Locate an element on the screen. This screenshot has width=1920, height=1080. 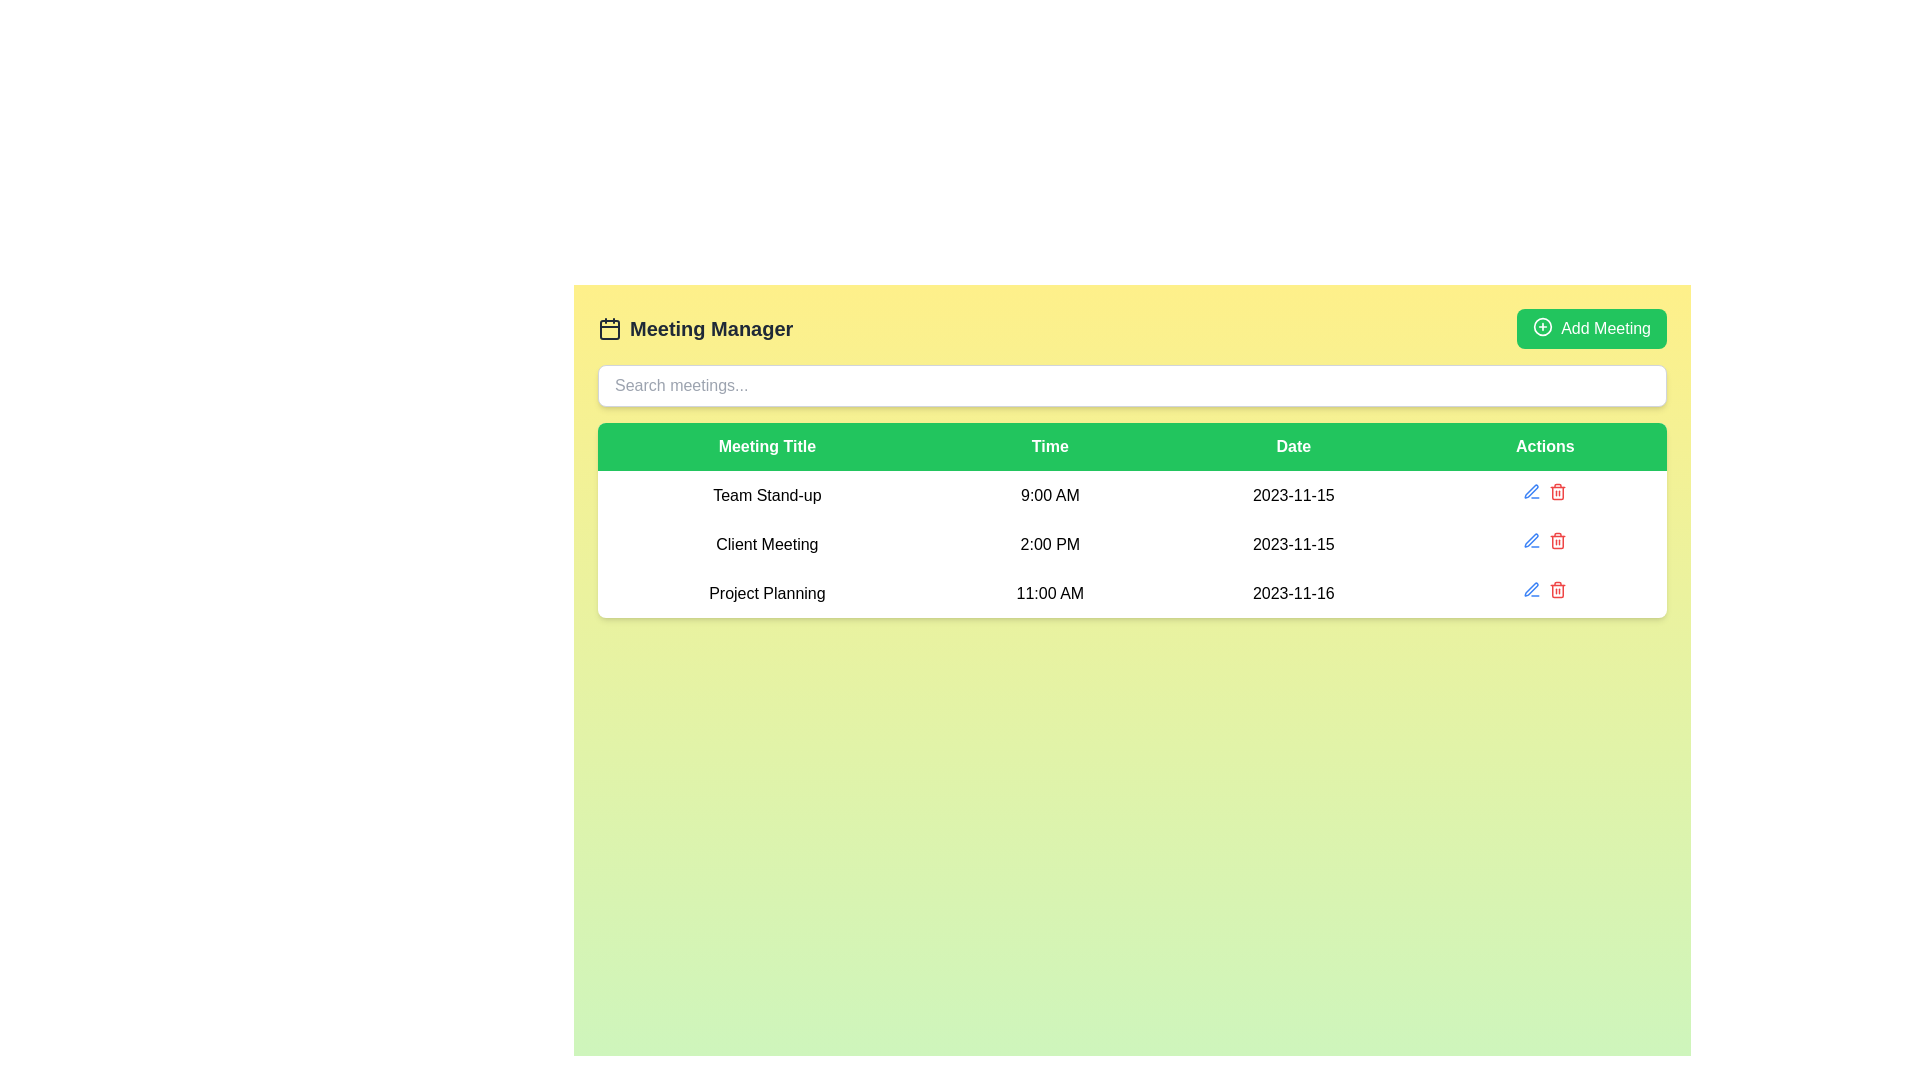
the static Text label indicating the meeting title located in the third row of the list under the 'Meeting Title' column is located at coordinates (766, 592).